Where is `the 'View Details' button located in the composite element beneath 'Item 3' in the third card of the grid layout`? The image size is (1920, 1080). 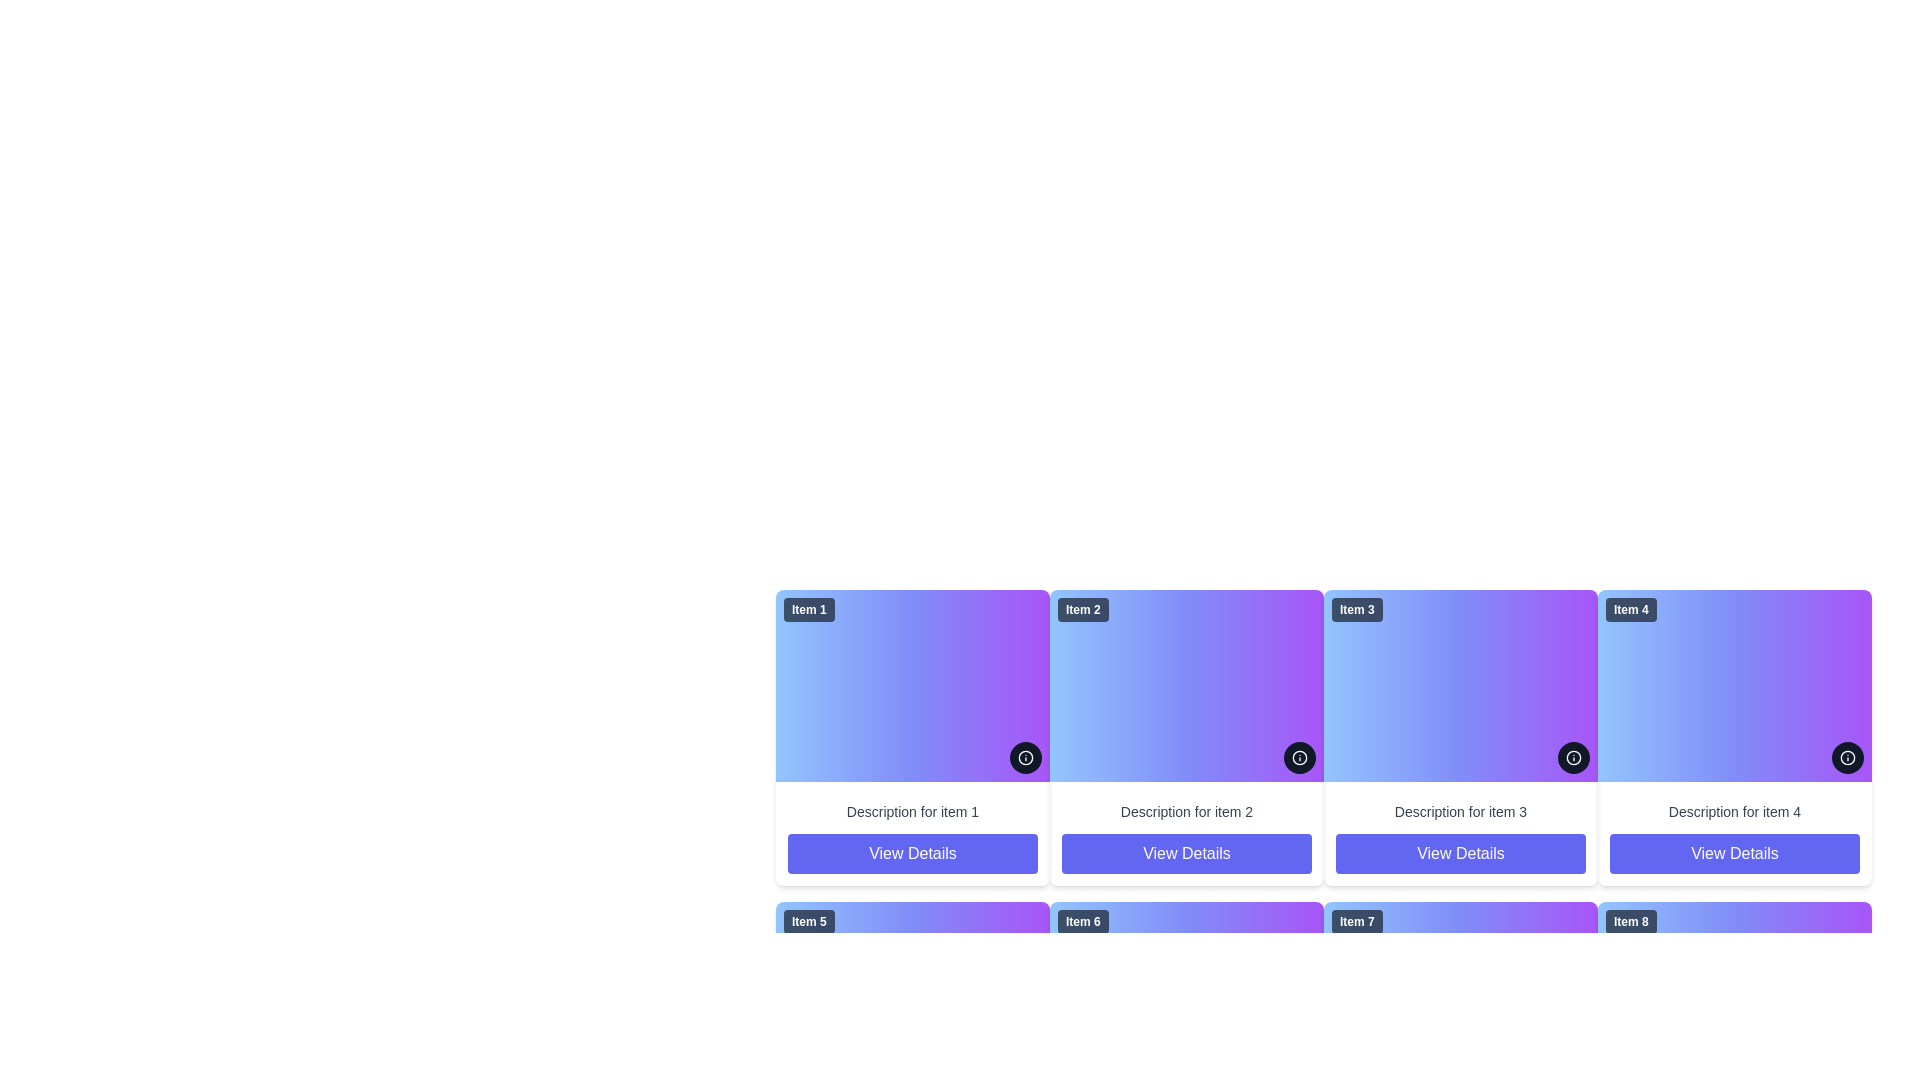 the 'View Details' button located in the composite element beneath 'Item 3' in the third card of the grid layout is located at coordinates (1460, 833).